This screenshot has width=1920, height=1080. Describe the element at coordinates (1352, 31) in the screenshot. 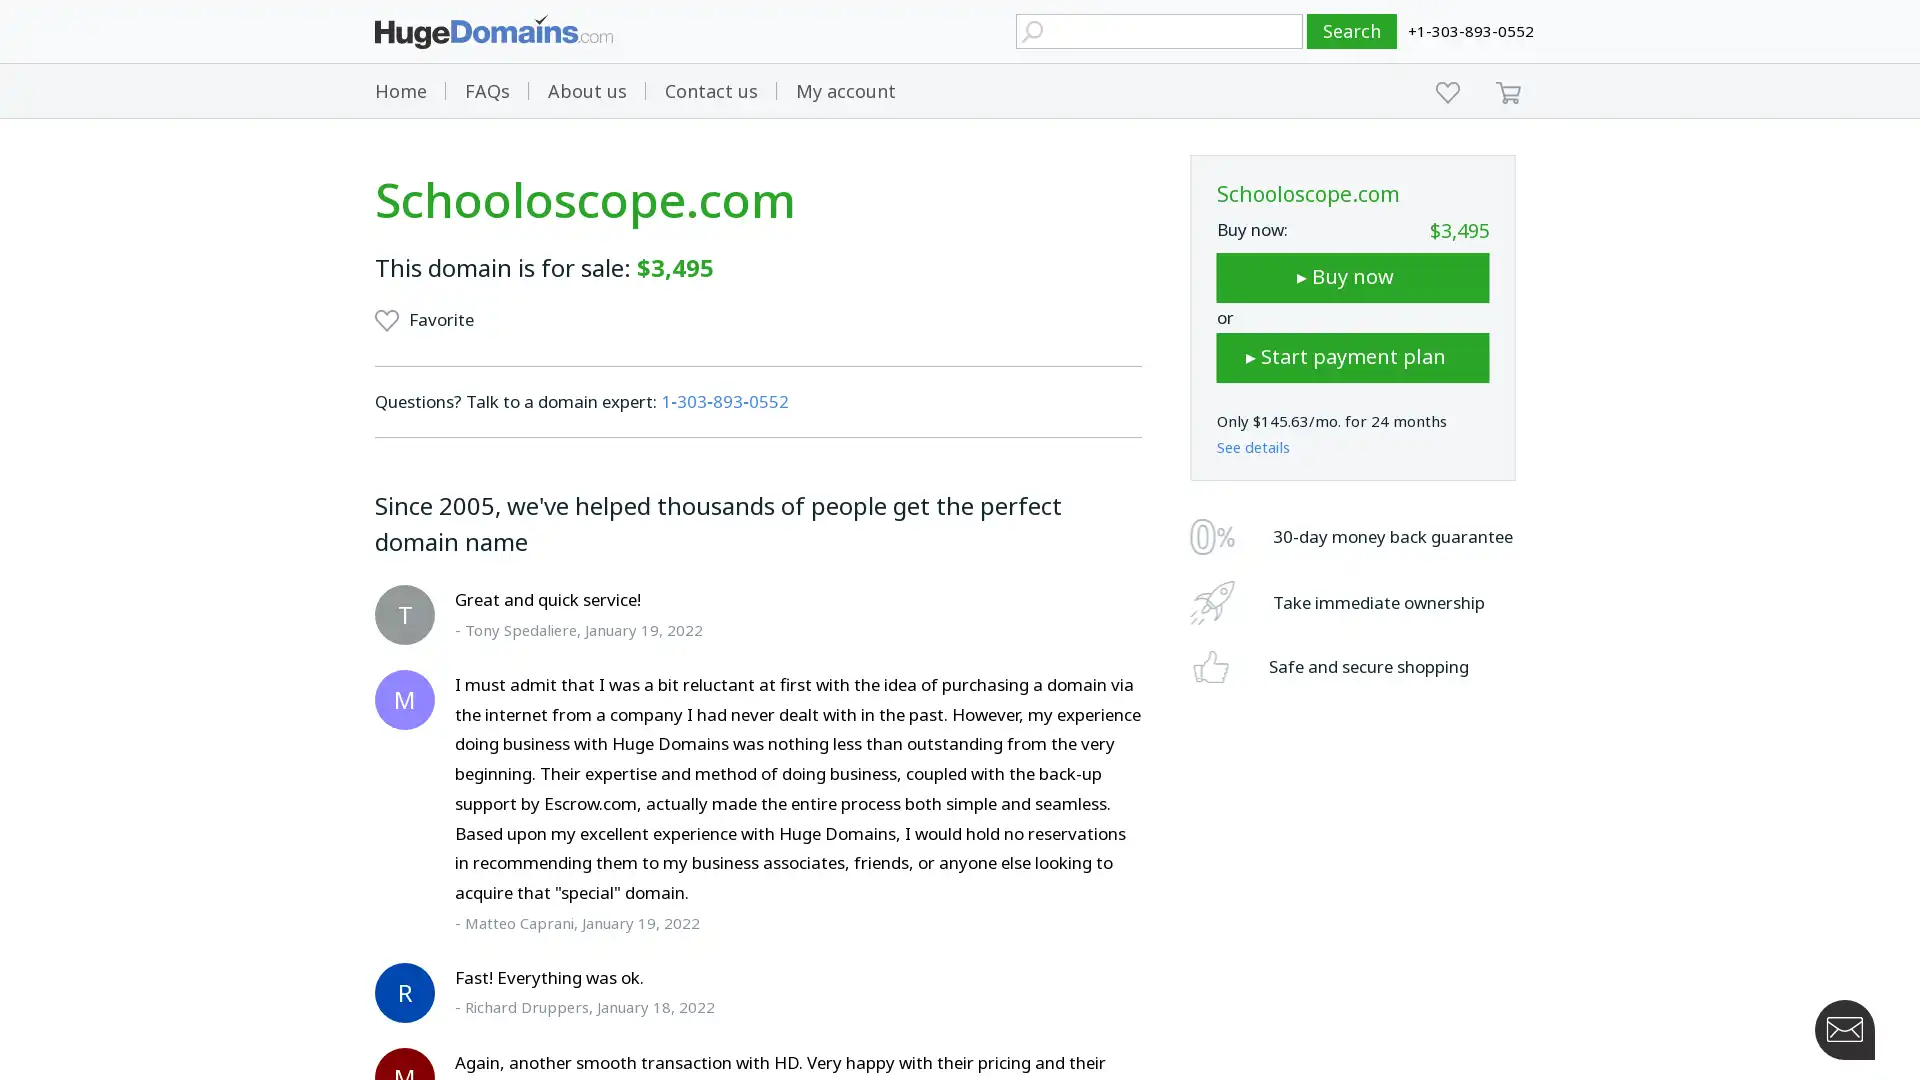

I see `Search` at that location.